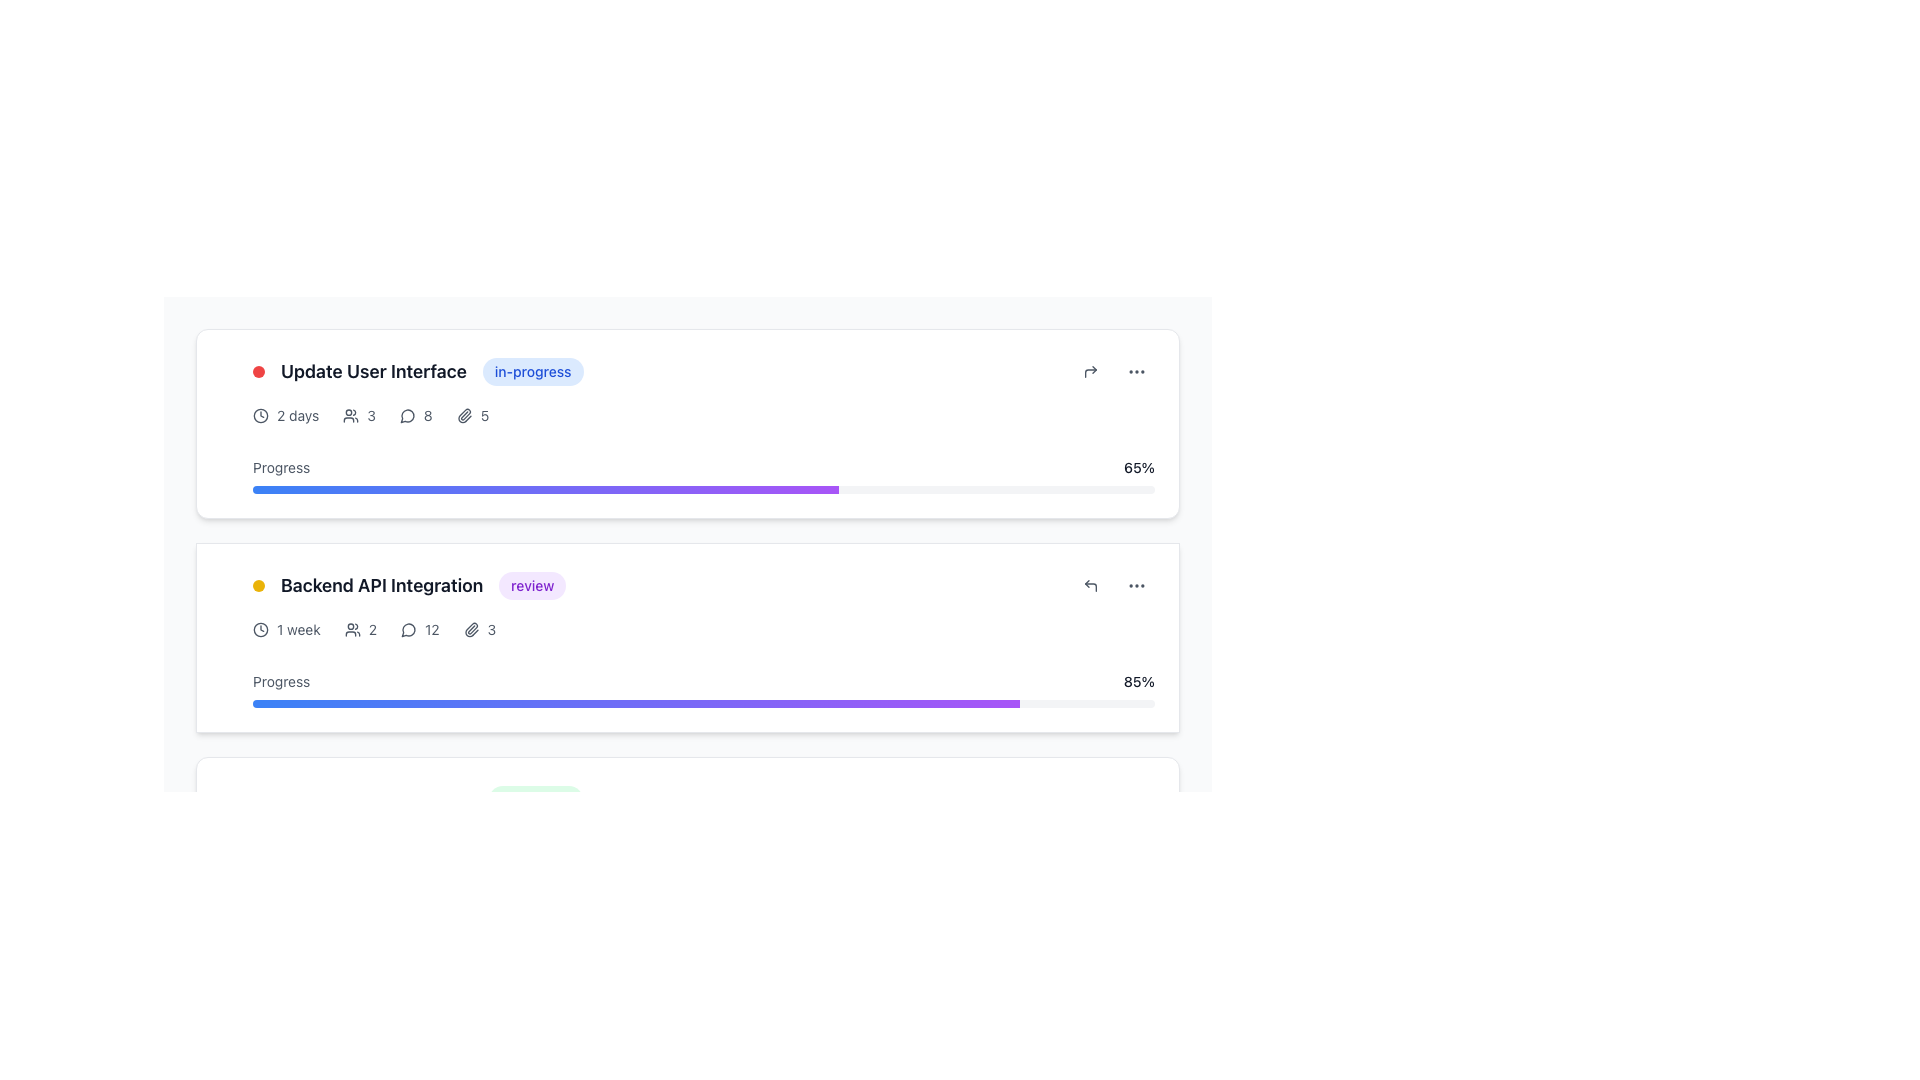  I want to click on displayed information from the informational panel that shows time duration and associated statistics for the task 'Backend API Integration', so click(704, 628).